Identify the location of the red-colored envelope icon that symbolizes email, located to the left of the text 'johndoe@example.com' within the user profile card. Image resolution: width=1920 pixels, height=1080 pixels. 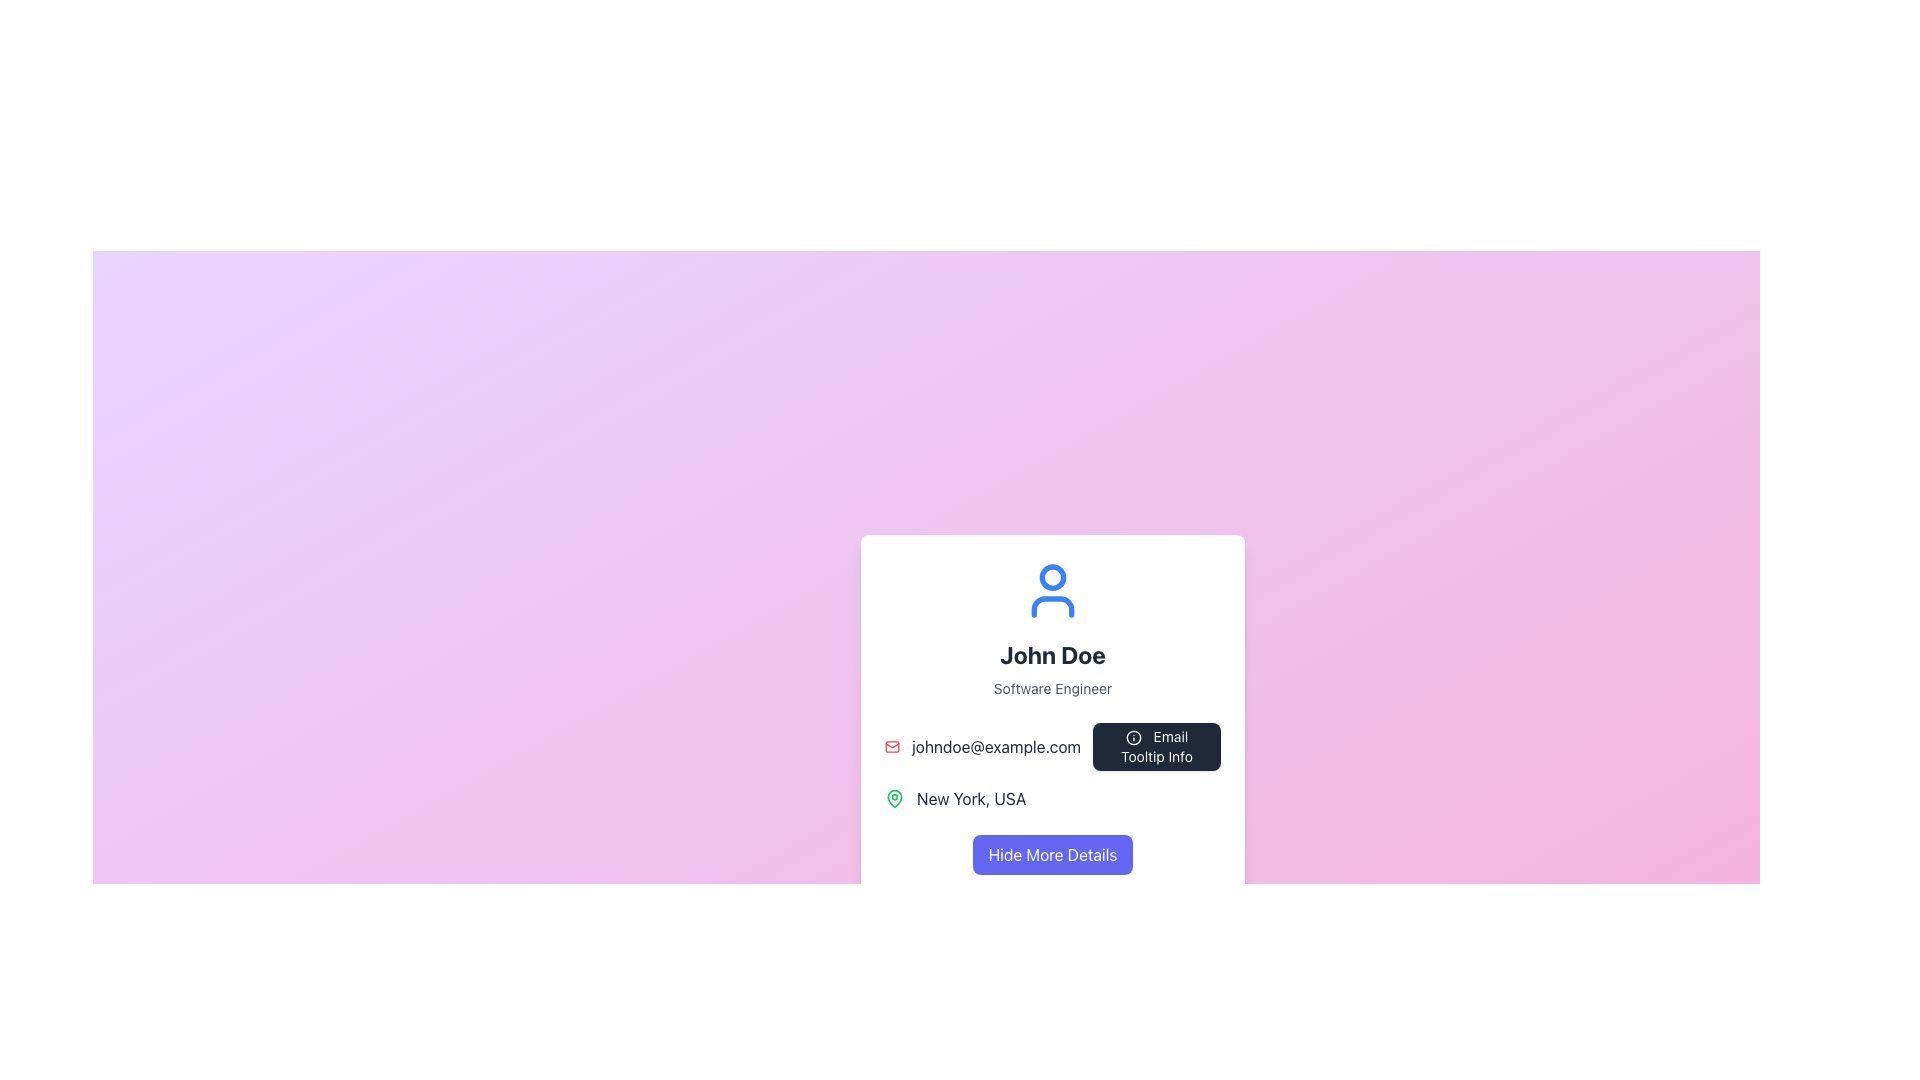
(891, 747).